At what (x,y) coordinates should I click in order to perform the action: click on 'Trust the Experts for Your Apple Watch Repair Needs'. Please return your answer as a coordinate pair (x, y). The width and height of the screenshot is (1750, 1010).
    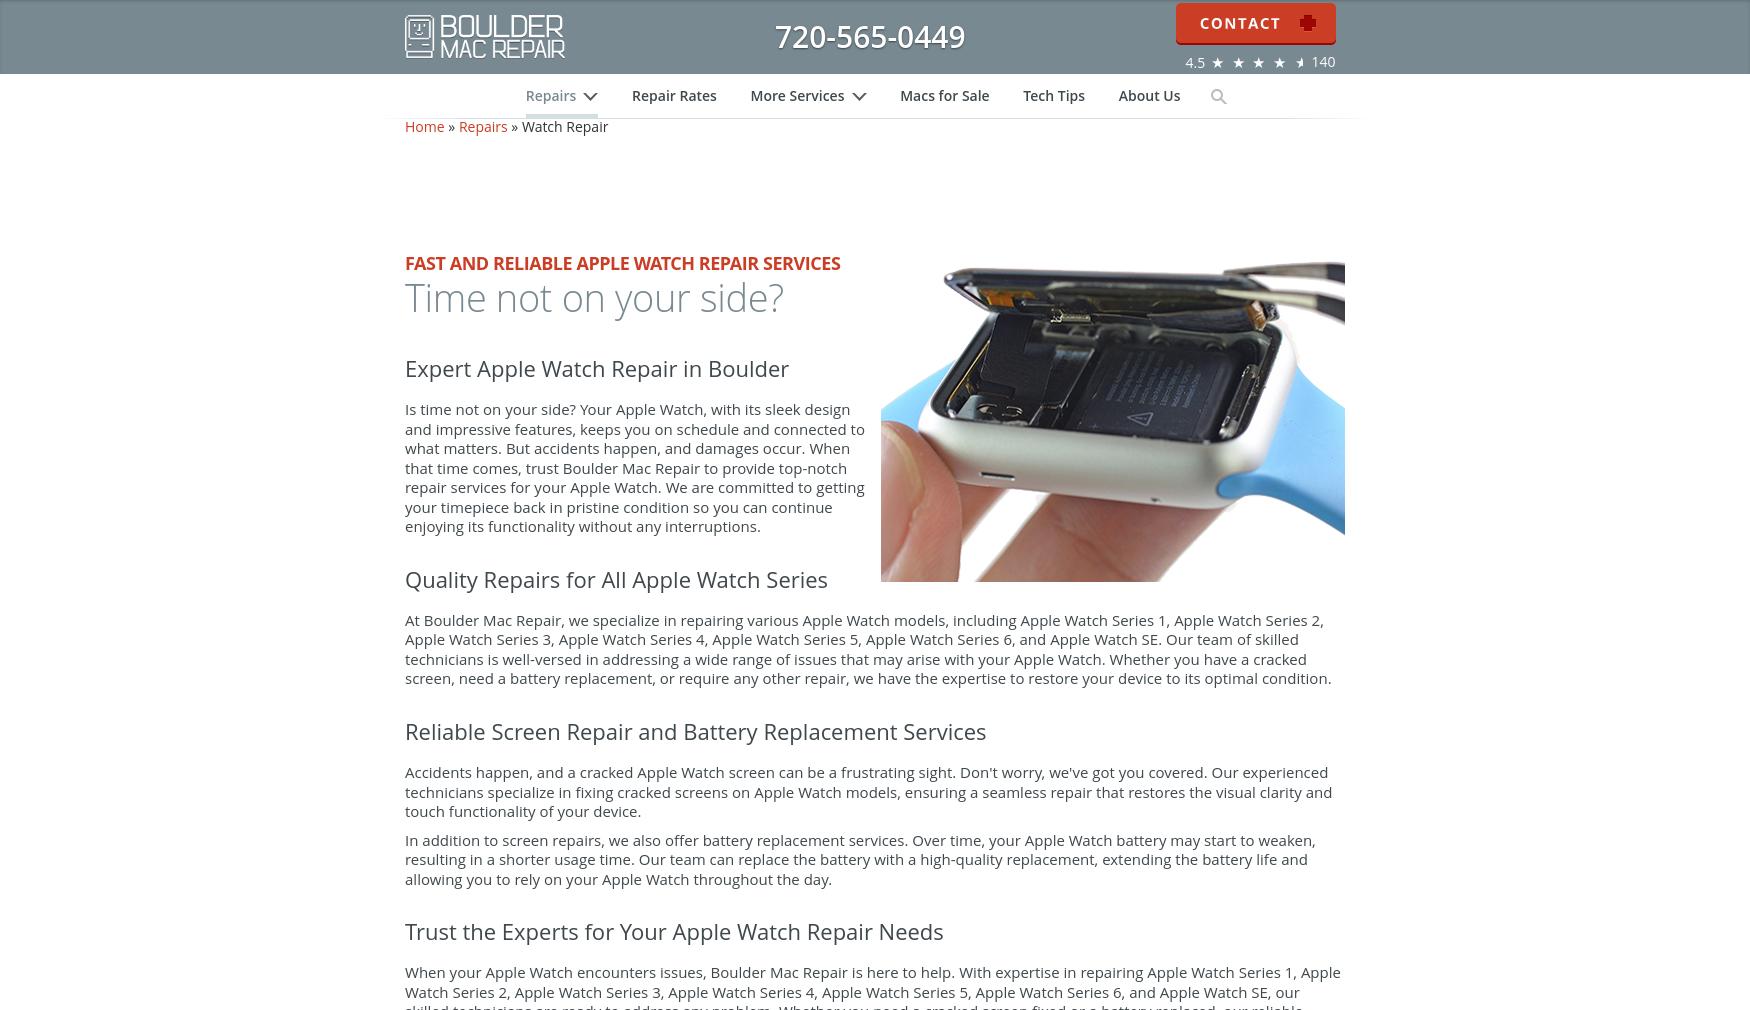
    Looking at the image, I should click on (672, 971).